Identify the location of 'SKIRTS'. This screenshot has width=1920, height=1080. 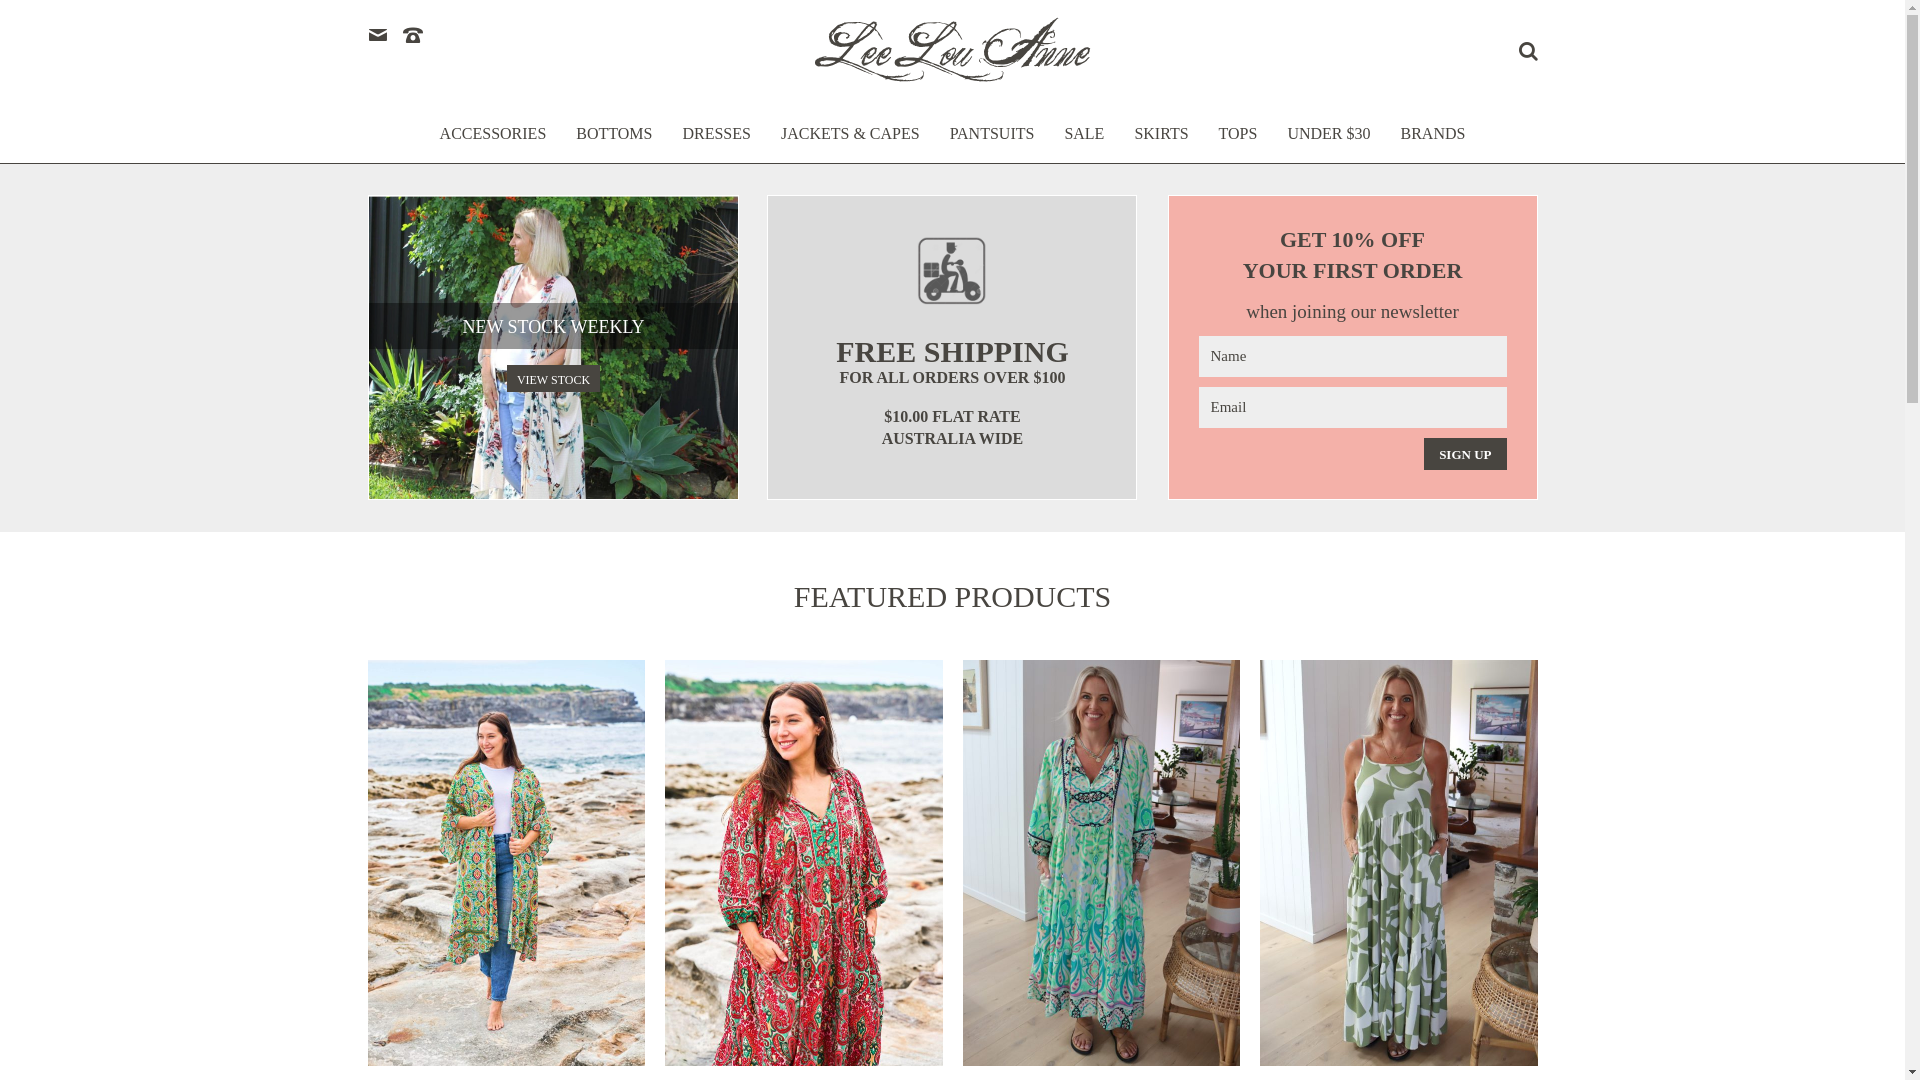
(1161, 142).